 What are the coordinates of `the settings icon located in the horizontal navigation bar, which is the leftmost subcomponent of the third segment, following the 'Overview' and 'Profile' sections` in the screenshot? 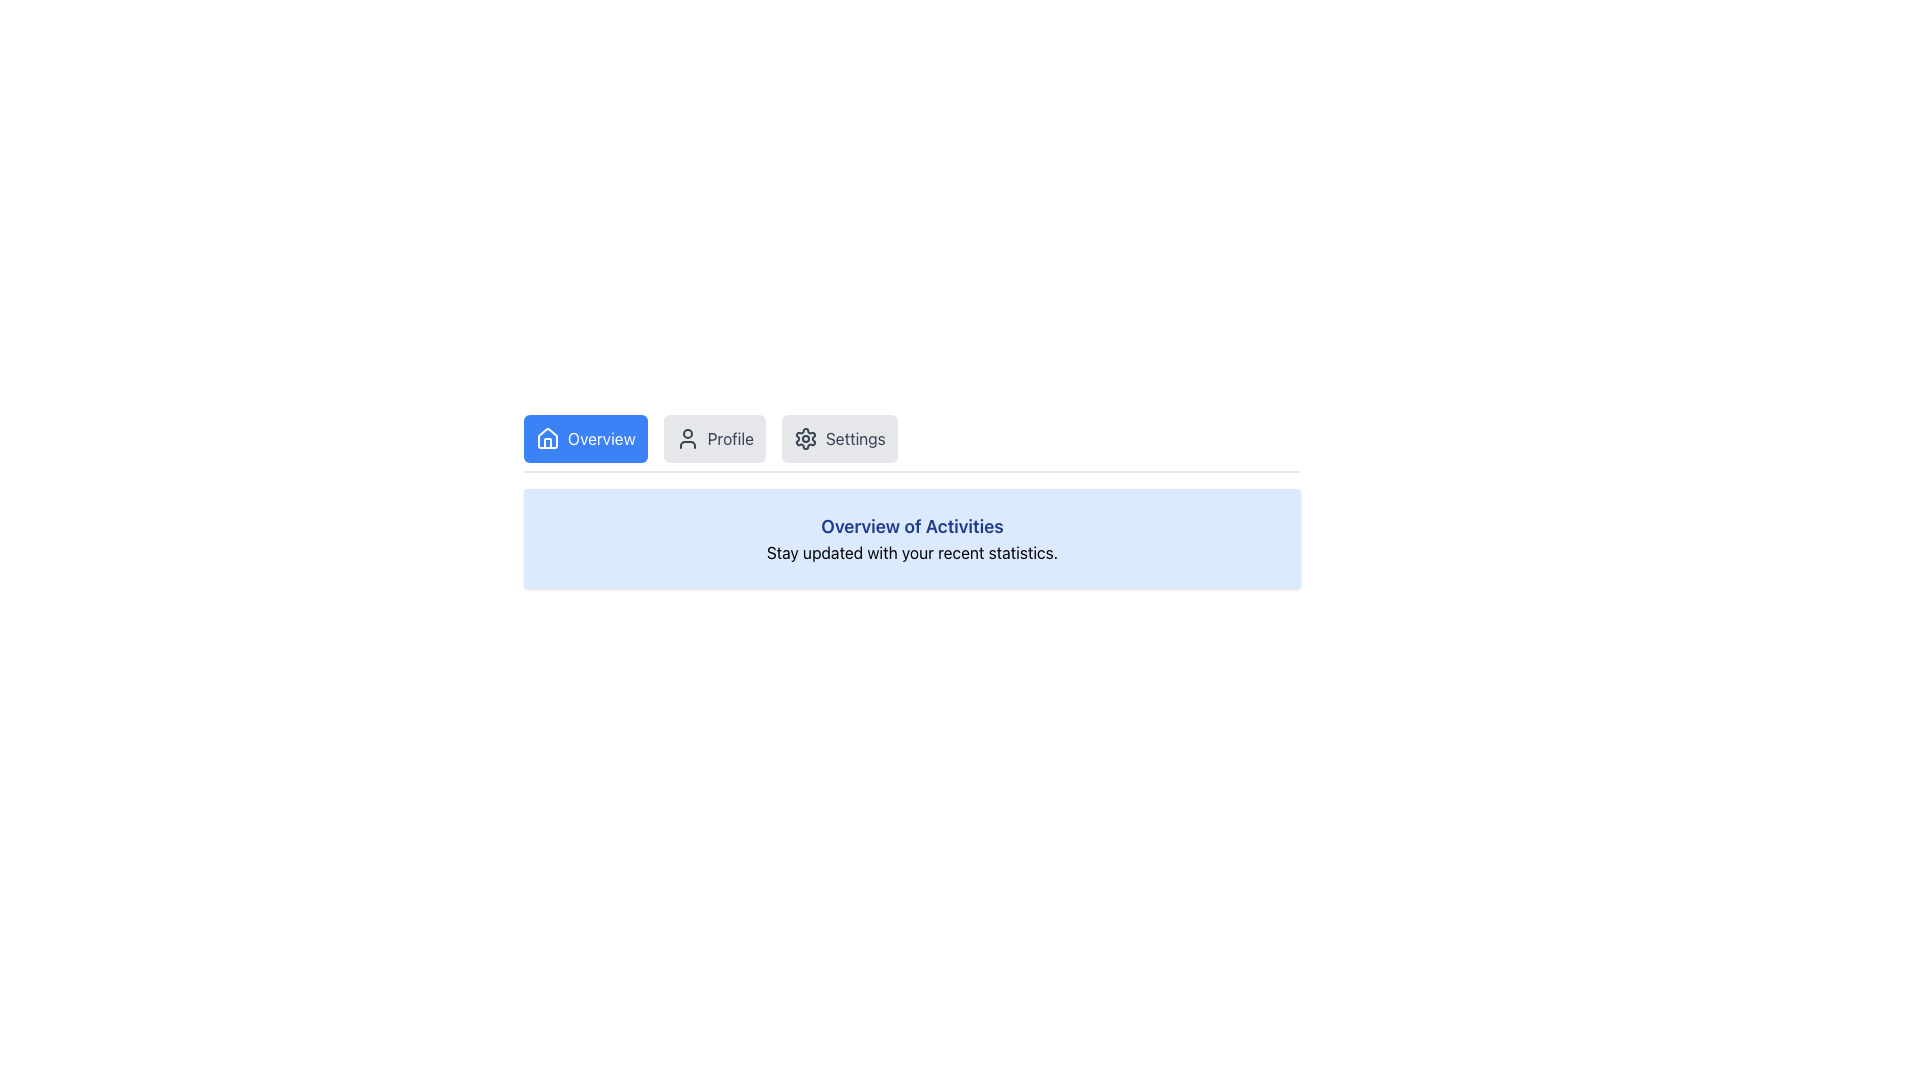 It's located at (805, 438).